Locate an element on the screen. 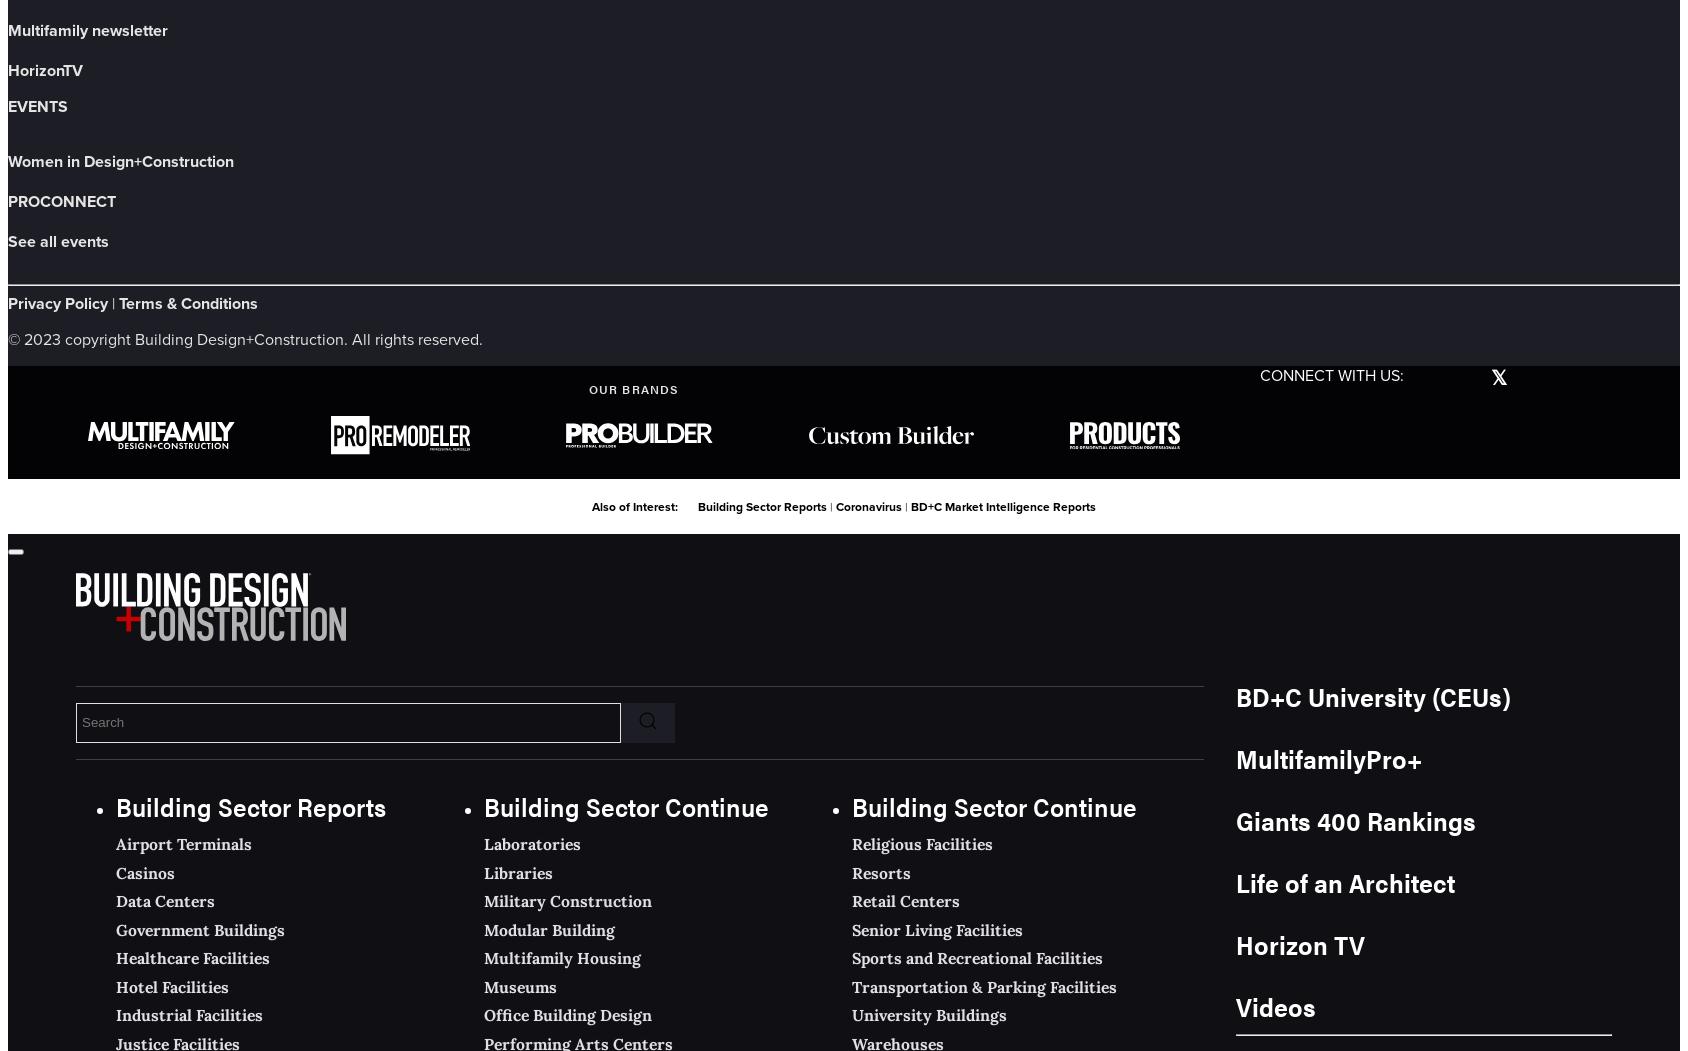 The image size is (1688, 1051). 'Privacy Policy' is located at coordinates (57, 302).